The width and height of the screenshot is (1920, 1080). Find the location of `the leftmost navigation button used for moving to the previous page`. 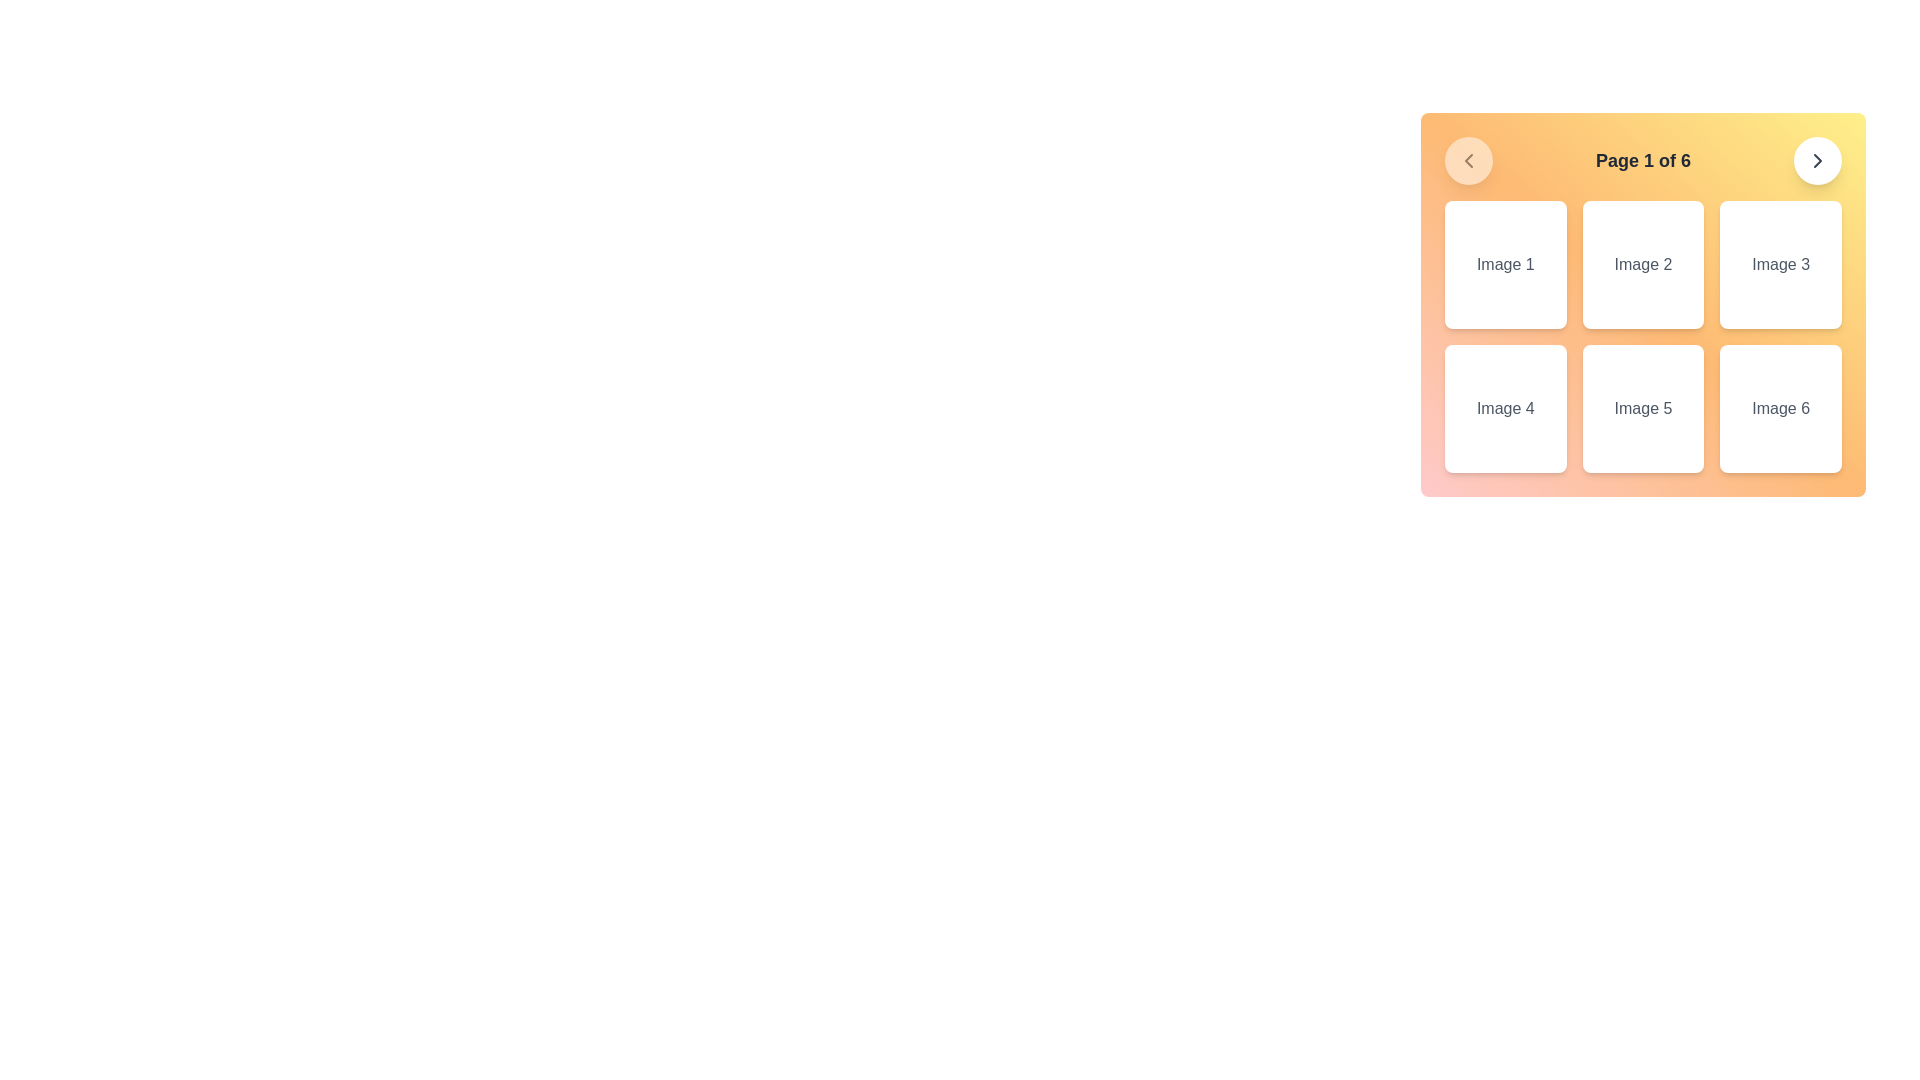

the leftmost navigation button used for moving to the previous page is located at coordinates (1468, 160).